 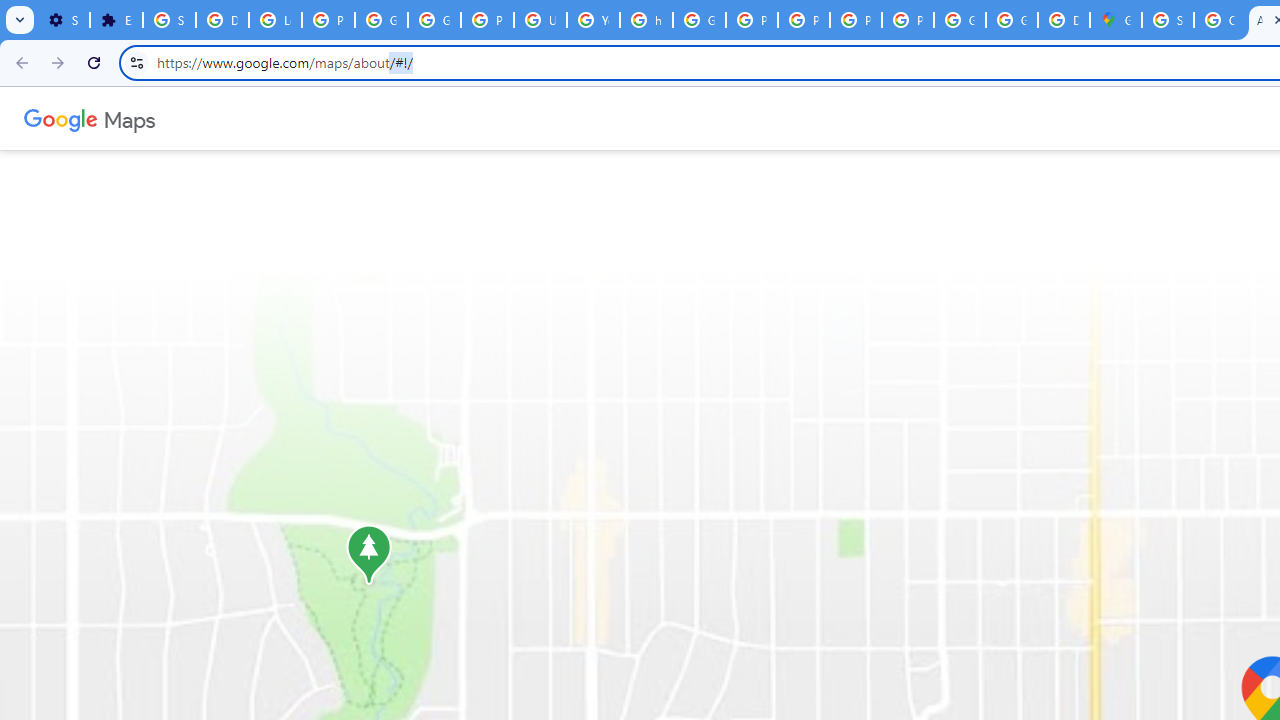 What do you see at coordinates (63, 20) in the screenshot?
I see `'Settings - On startup'` at bounding box center [63, 20].